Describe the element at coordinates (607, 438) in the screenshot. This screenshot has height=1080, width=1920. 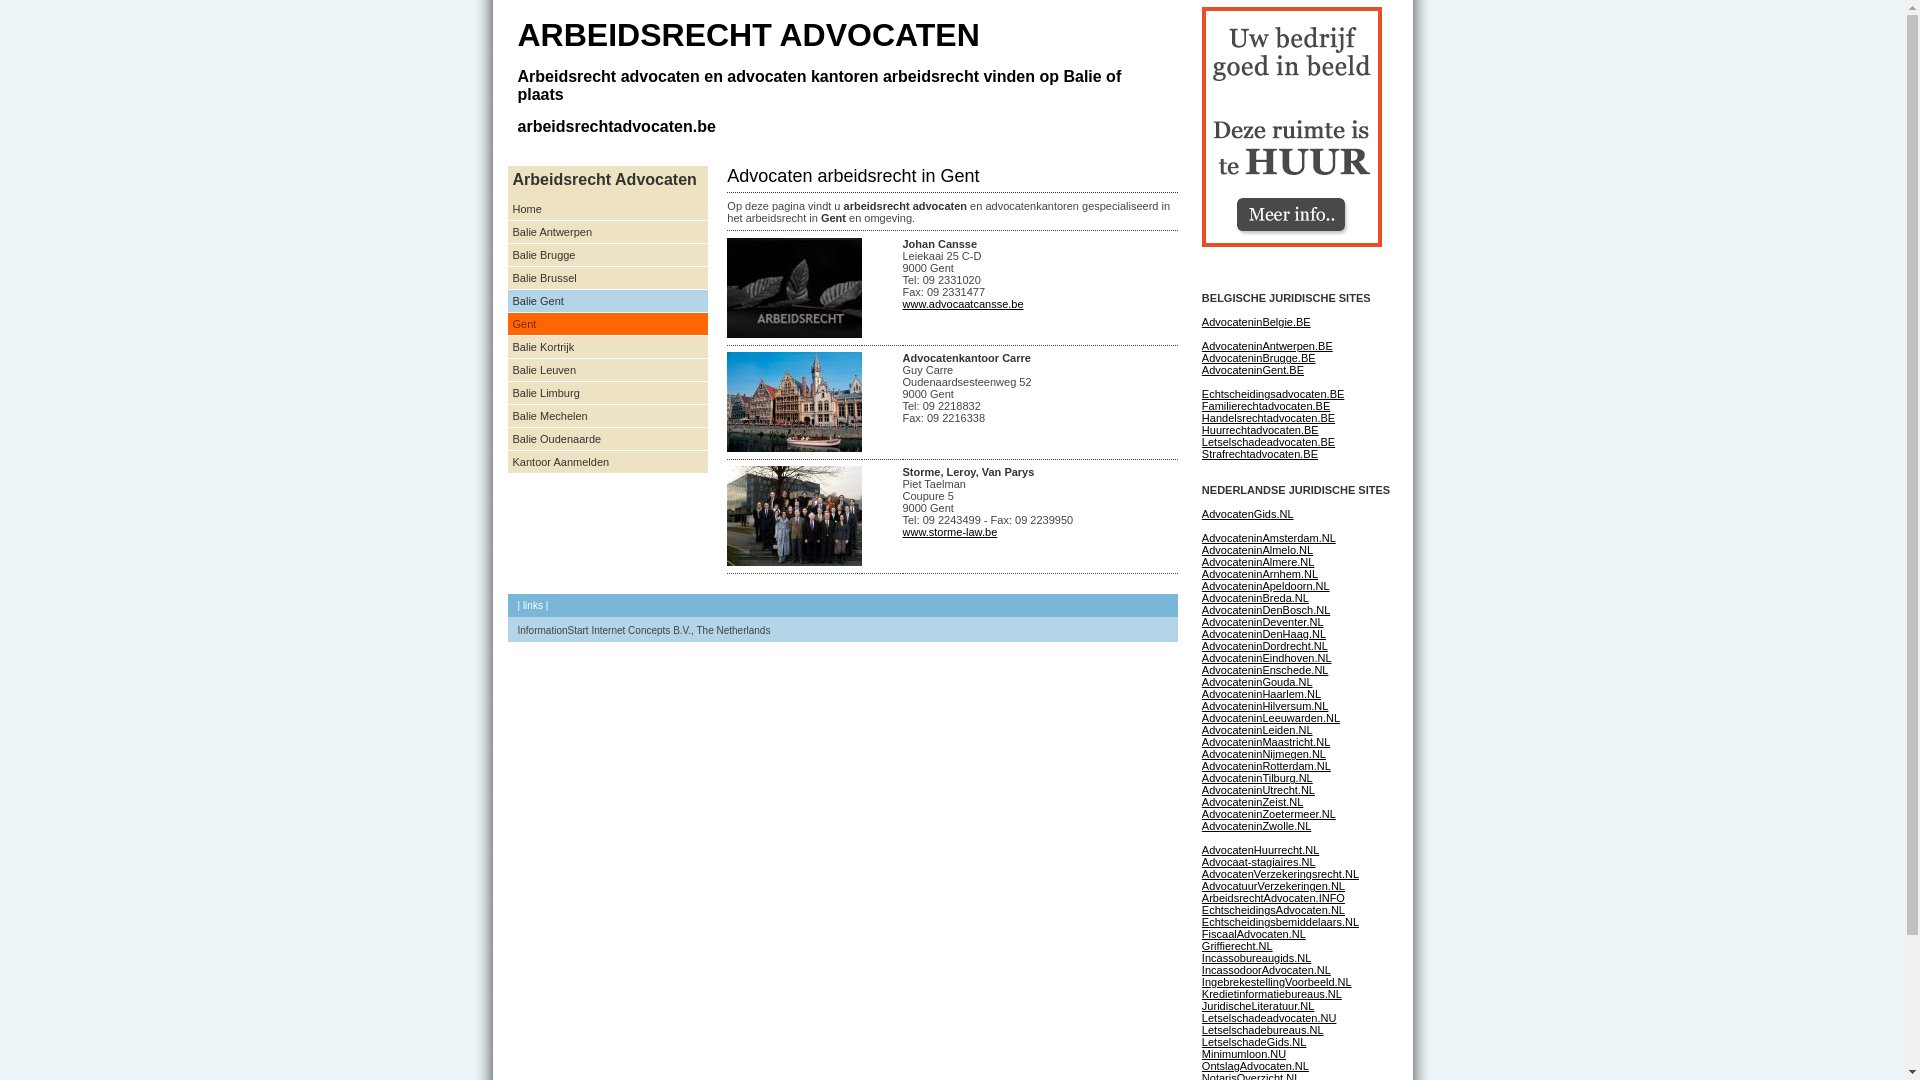
I see `'Balie Oudenaarde'` at that location.